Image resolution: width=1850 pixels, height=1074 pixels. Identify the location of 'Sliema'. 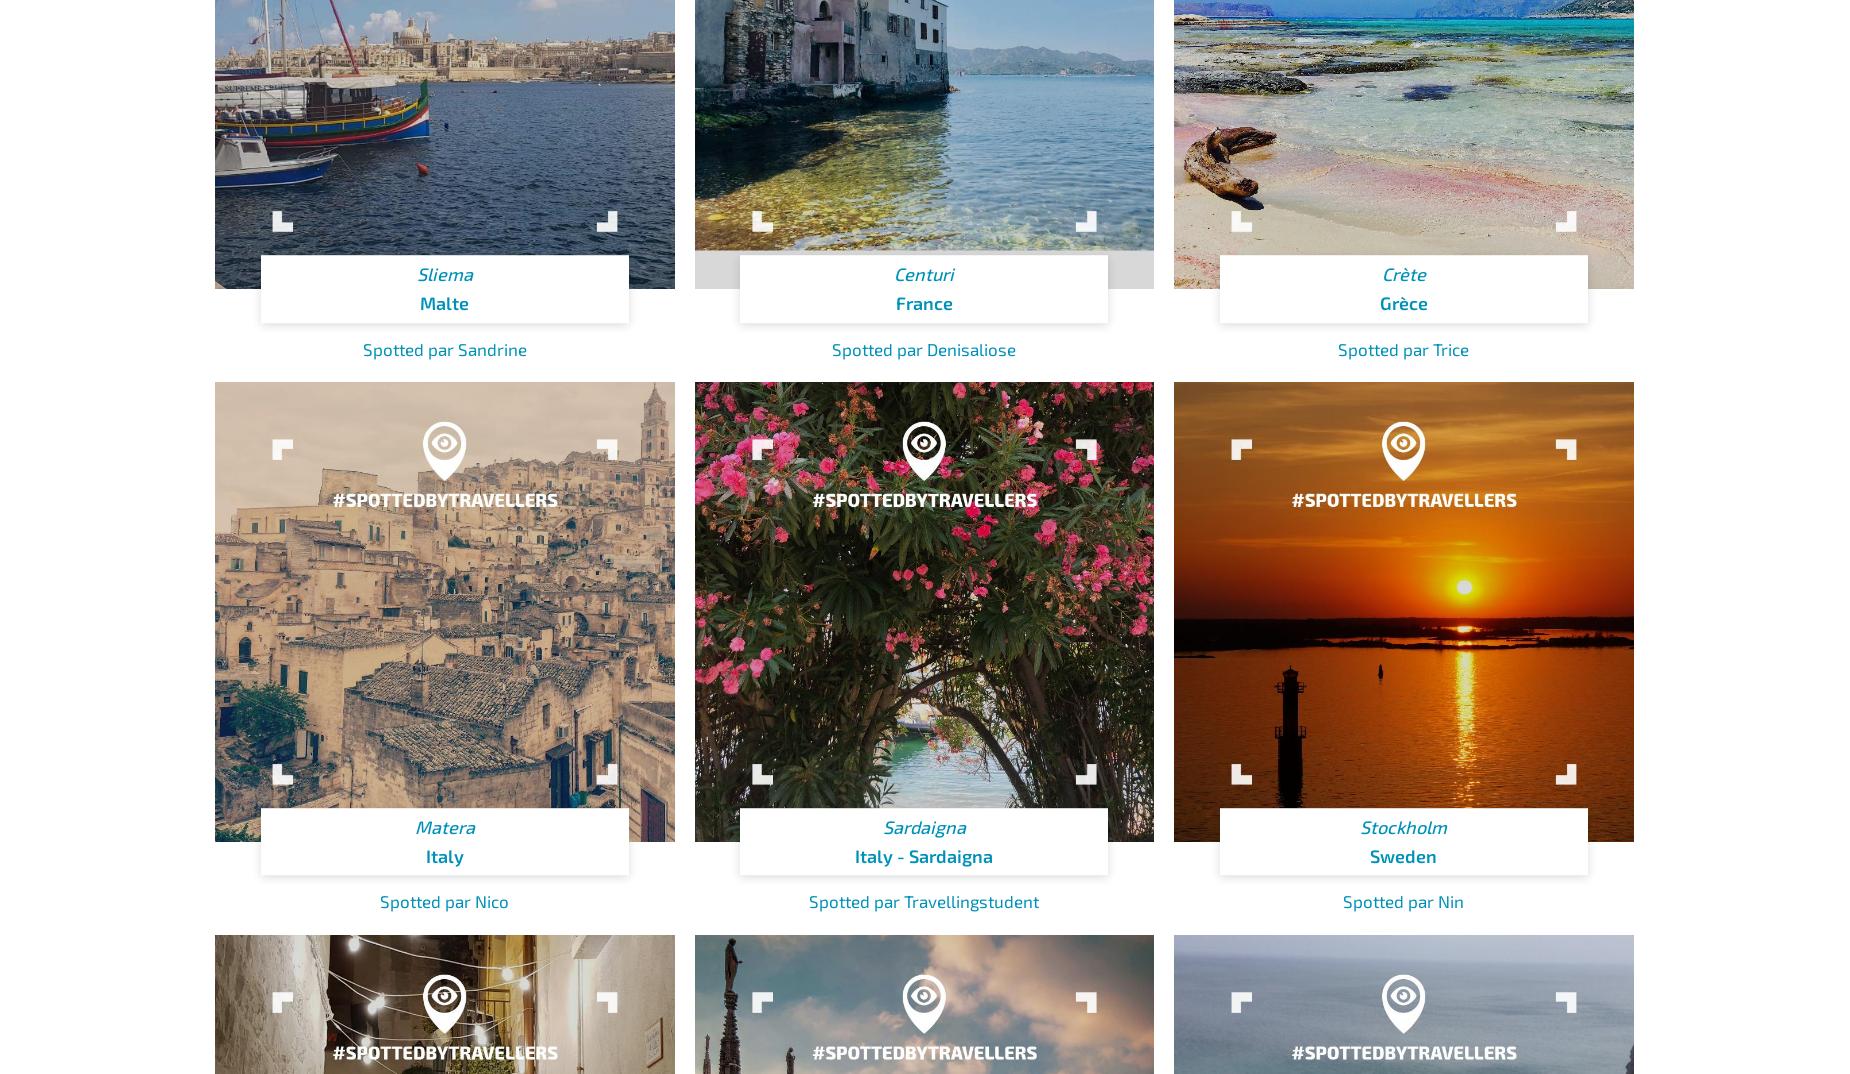
(443, 273).